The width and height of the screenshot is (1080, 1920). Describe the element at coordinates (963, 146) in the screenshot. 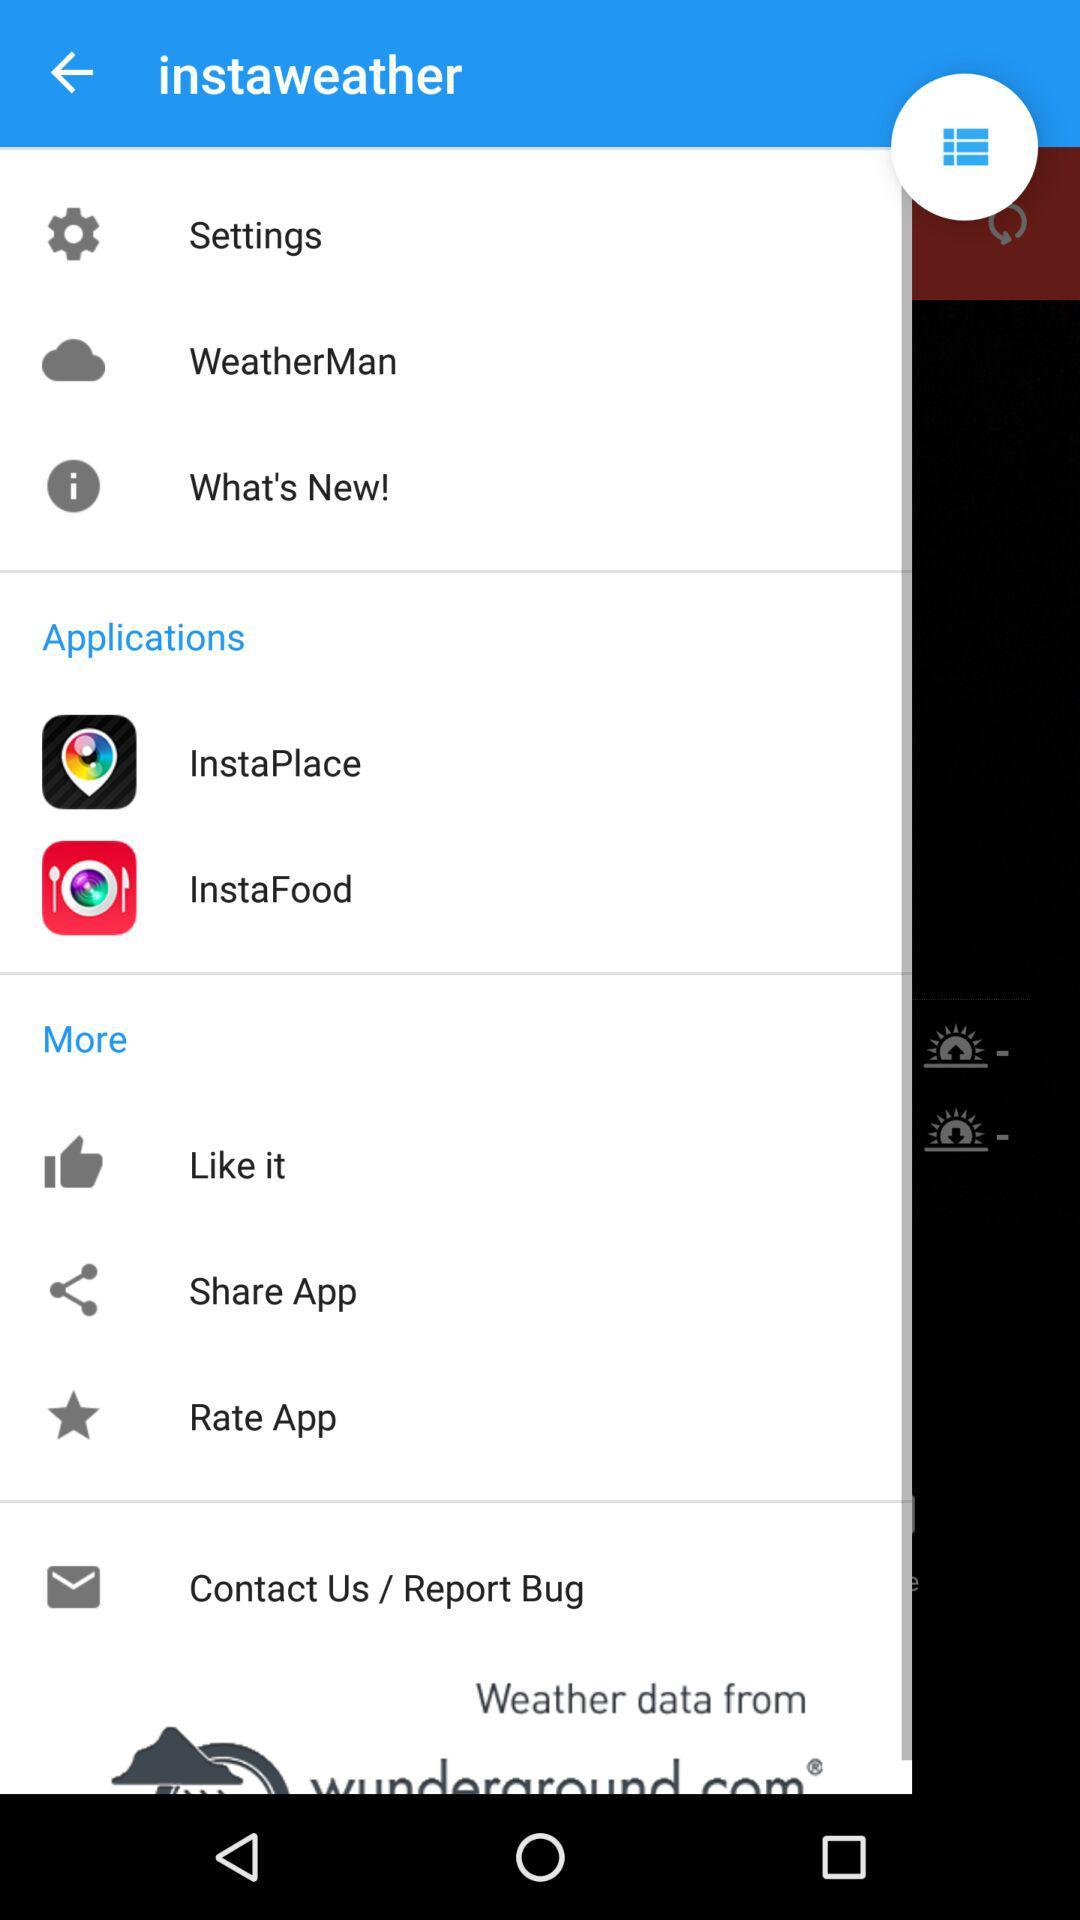

I see `the list icon` at that location.